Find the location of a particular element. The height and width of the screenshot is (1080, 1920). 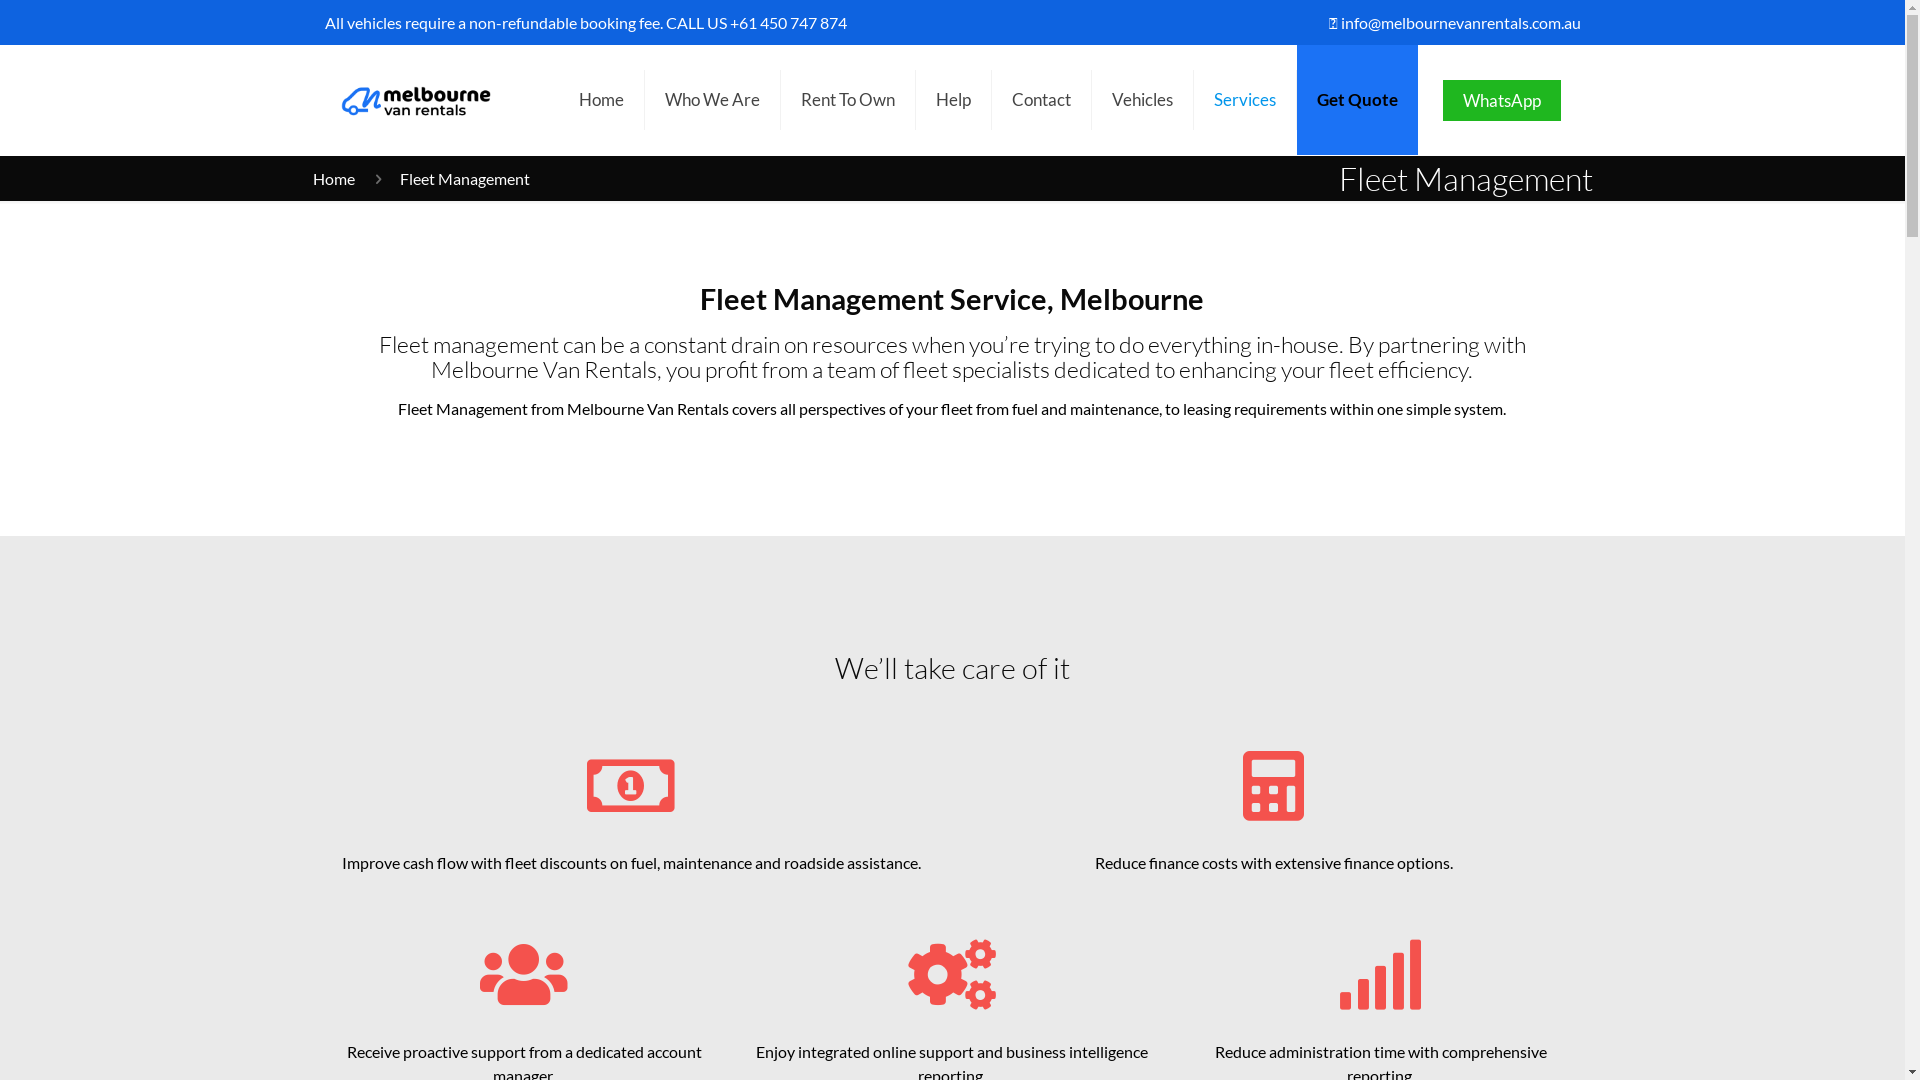

'WhatsApp' is located at coordinates (1501, 100).